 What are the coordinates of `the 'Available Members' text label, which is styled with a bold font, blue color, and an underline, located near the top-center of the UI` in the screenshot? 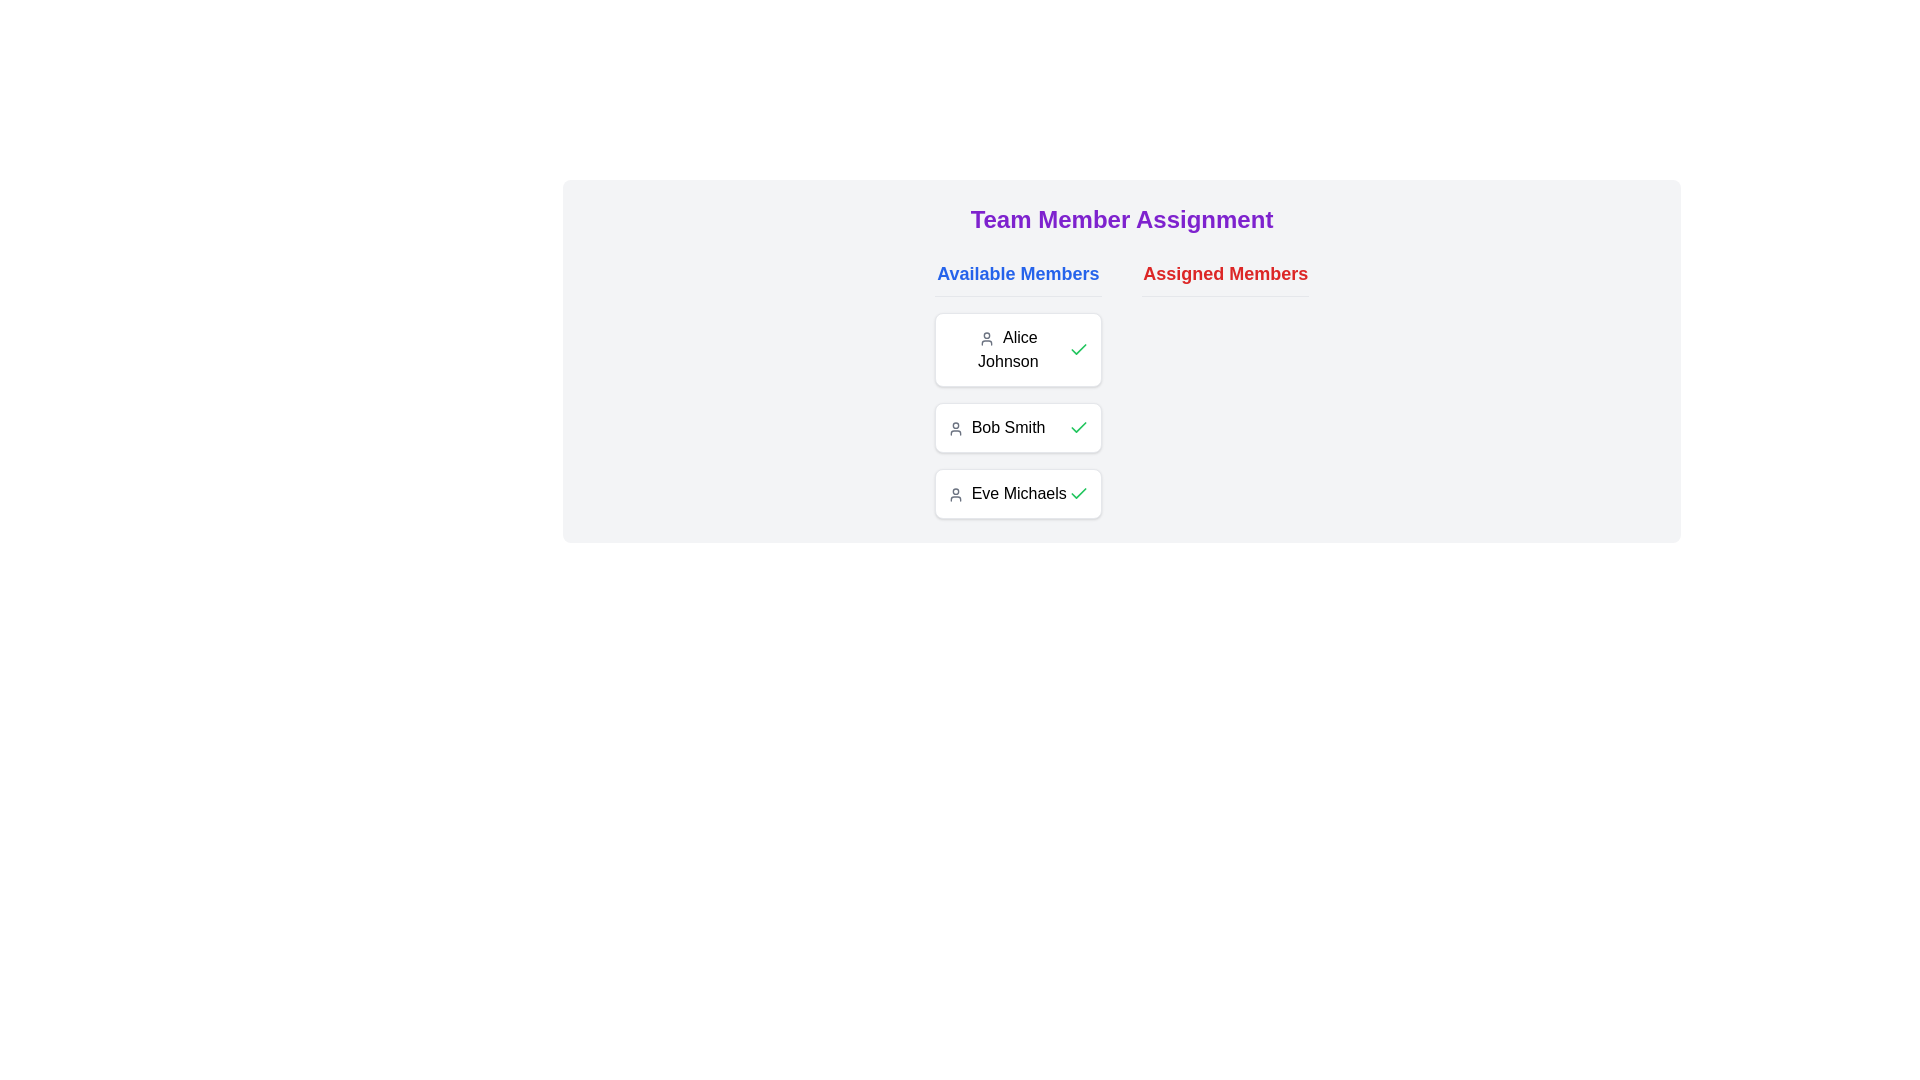 It's located at (1018, 278).